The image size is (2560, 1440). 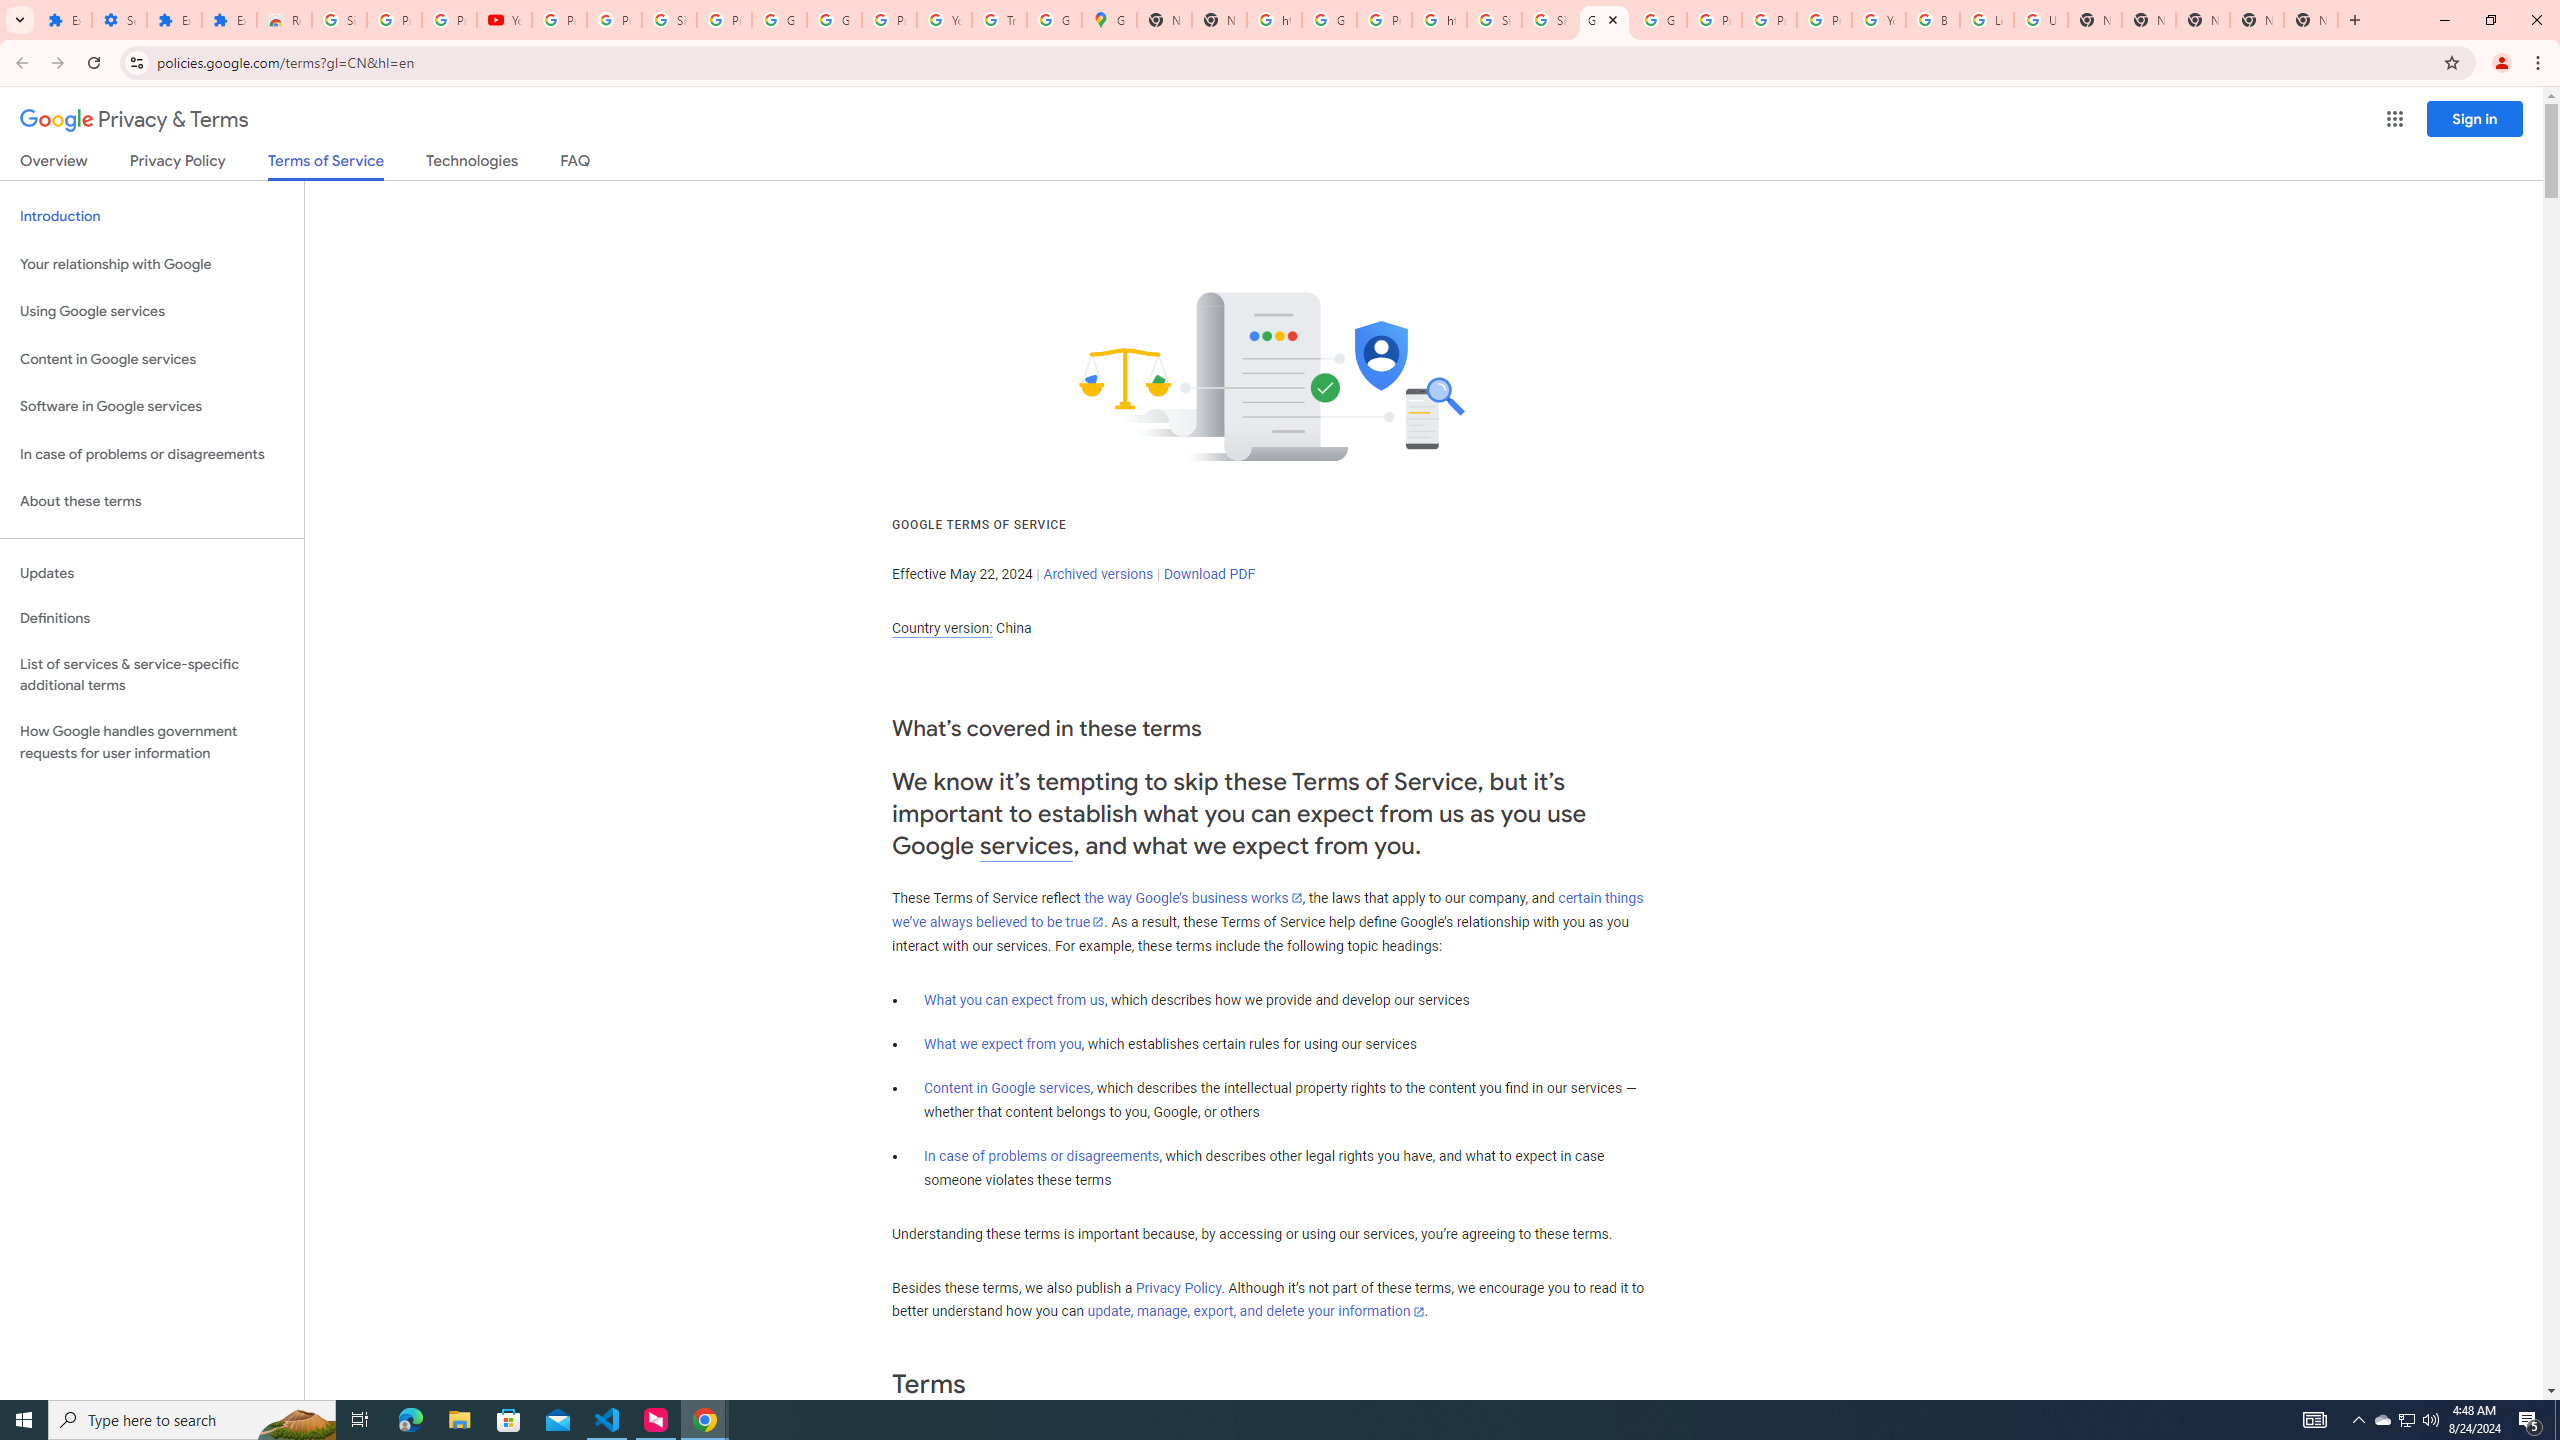 What do you see at coordinates (504, 19) in the screenshot?
I see `'YouTube'` at bounding box center [504, 19].